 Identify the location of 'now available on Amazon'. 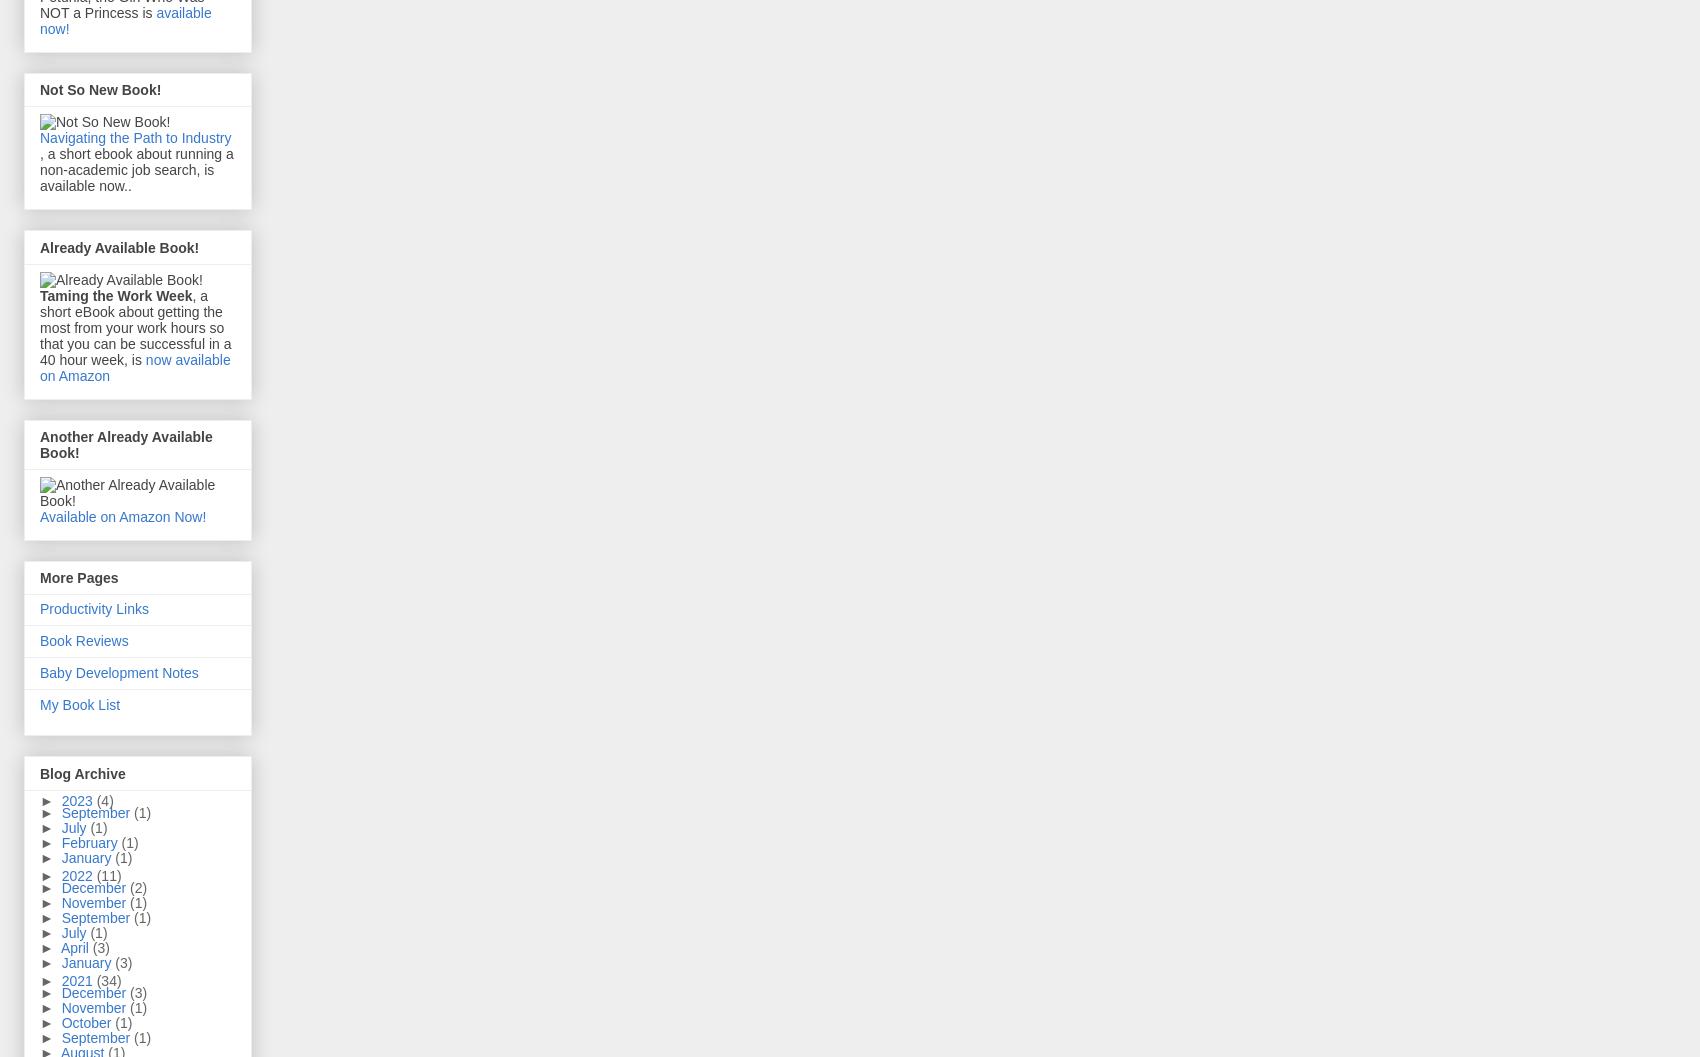
(133, 366).